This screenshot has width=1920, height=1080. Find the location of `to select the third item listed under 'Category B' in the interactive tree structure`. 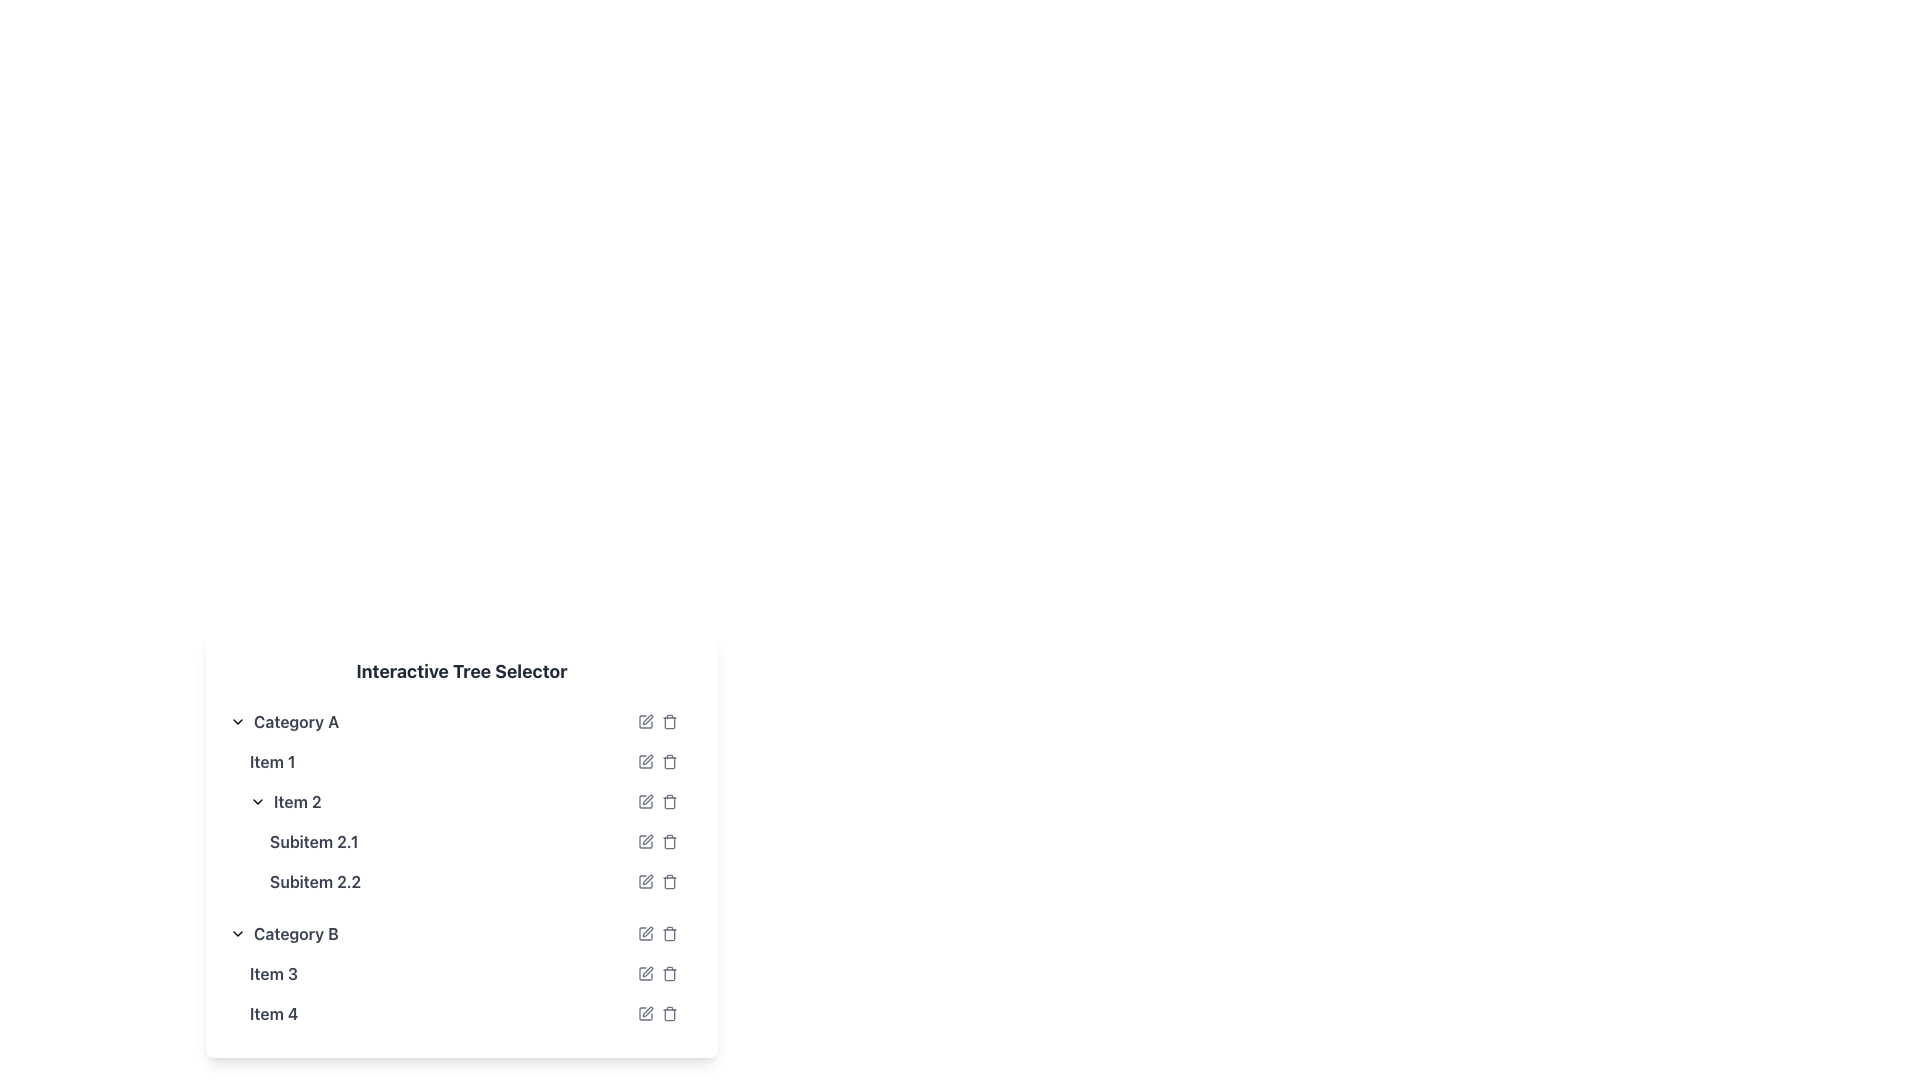

to select the third item listed under 'Category B' in the interactive tree structure is located at coordinates (460, 973).